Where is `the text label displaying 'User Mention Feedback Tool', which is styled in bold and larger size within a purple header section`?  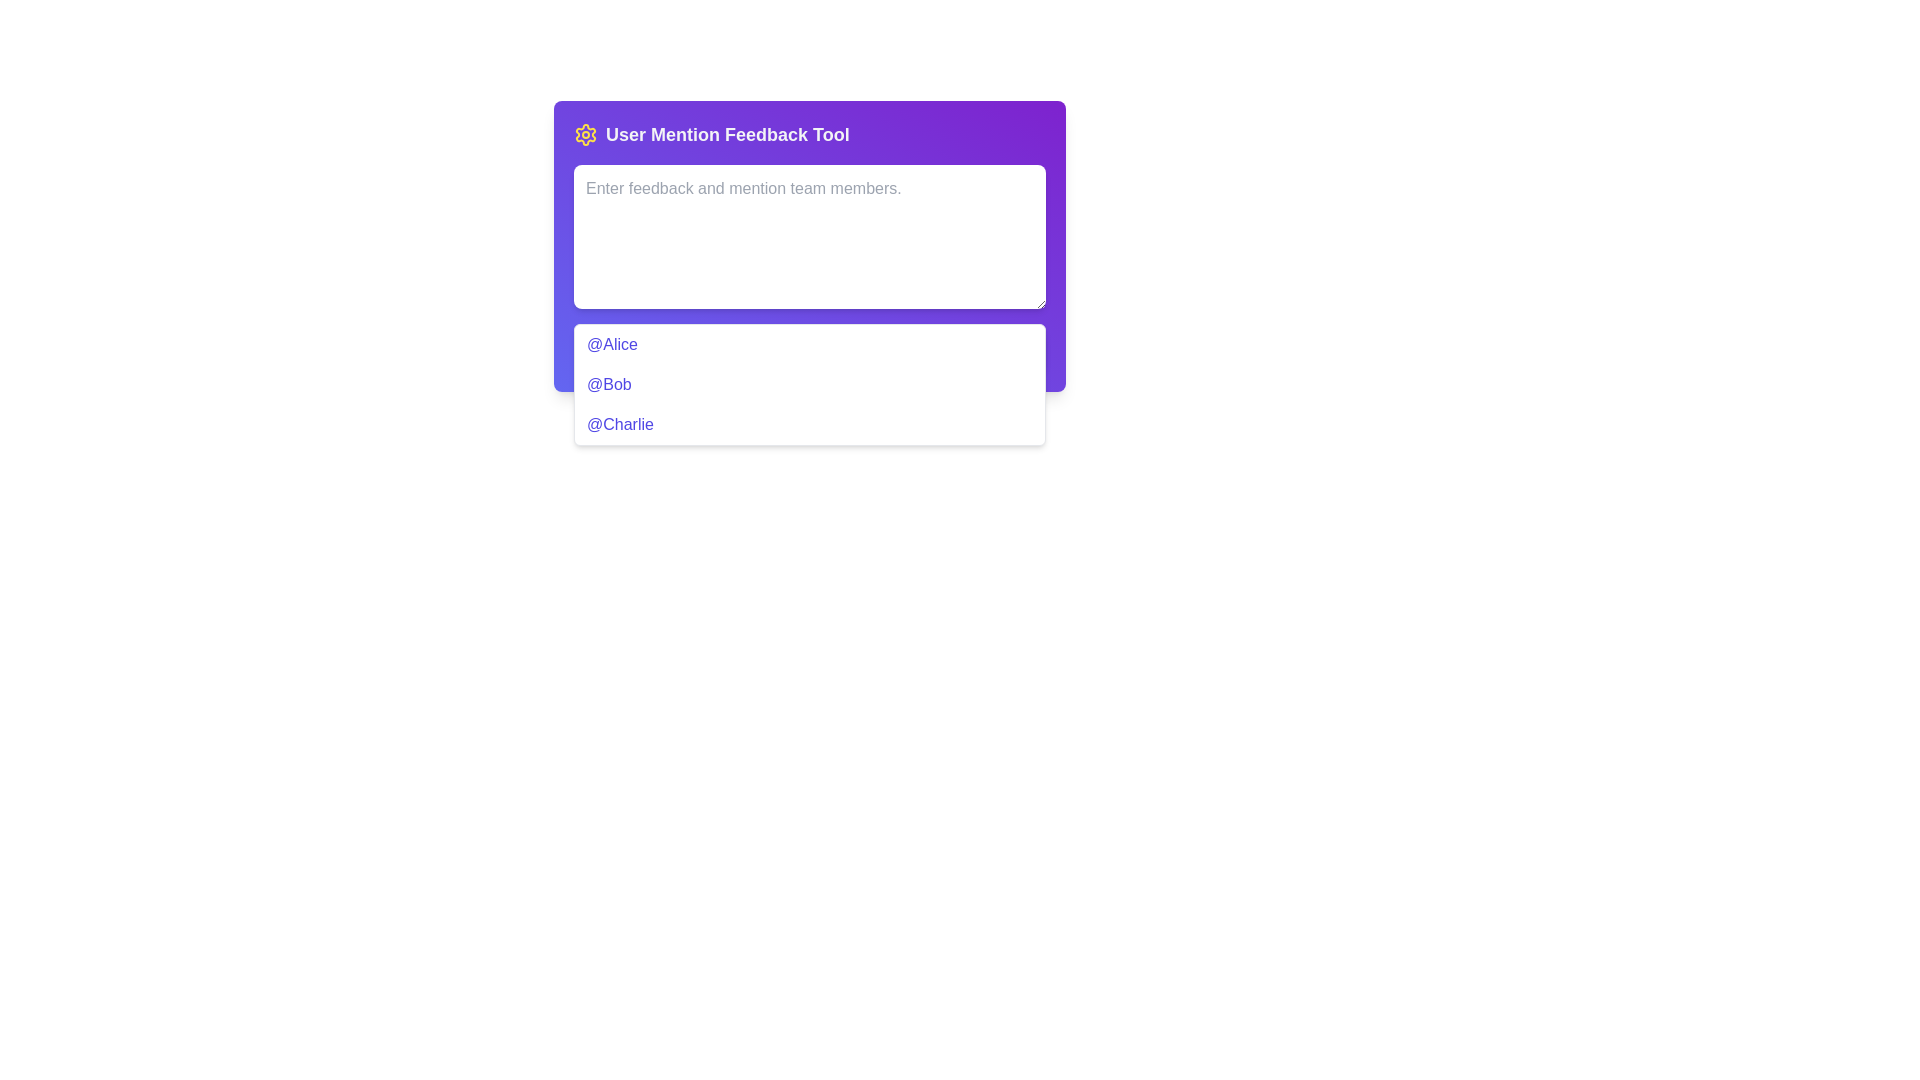
the text label displaying 'User Mention Feedback Tool', which is styled in bold and larger size within a purple header section is located at coordinates (726, 135).